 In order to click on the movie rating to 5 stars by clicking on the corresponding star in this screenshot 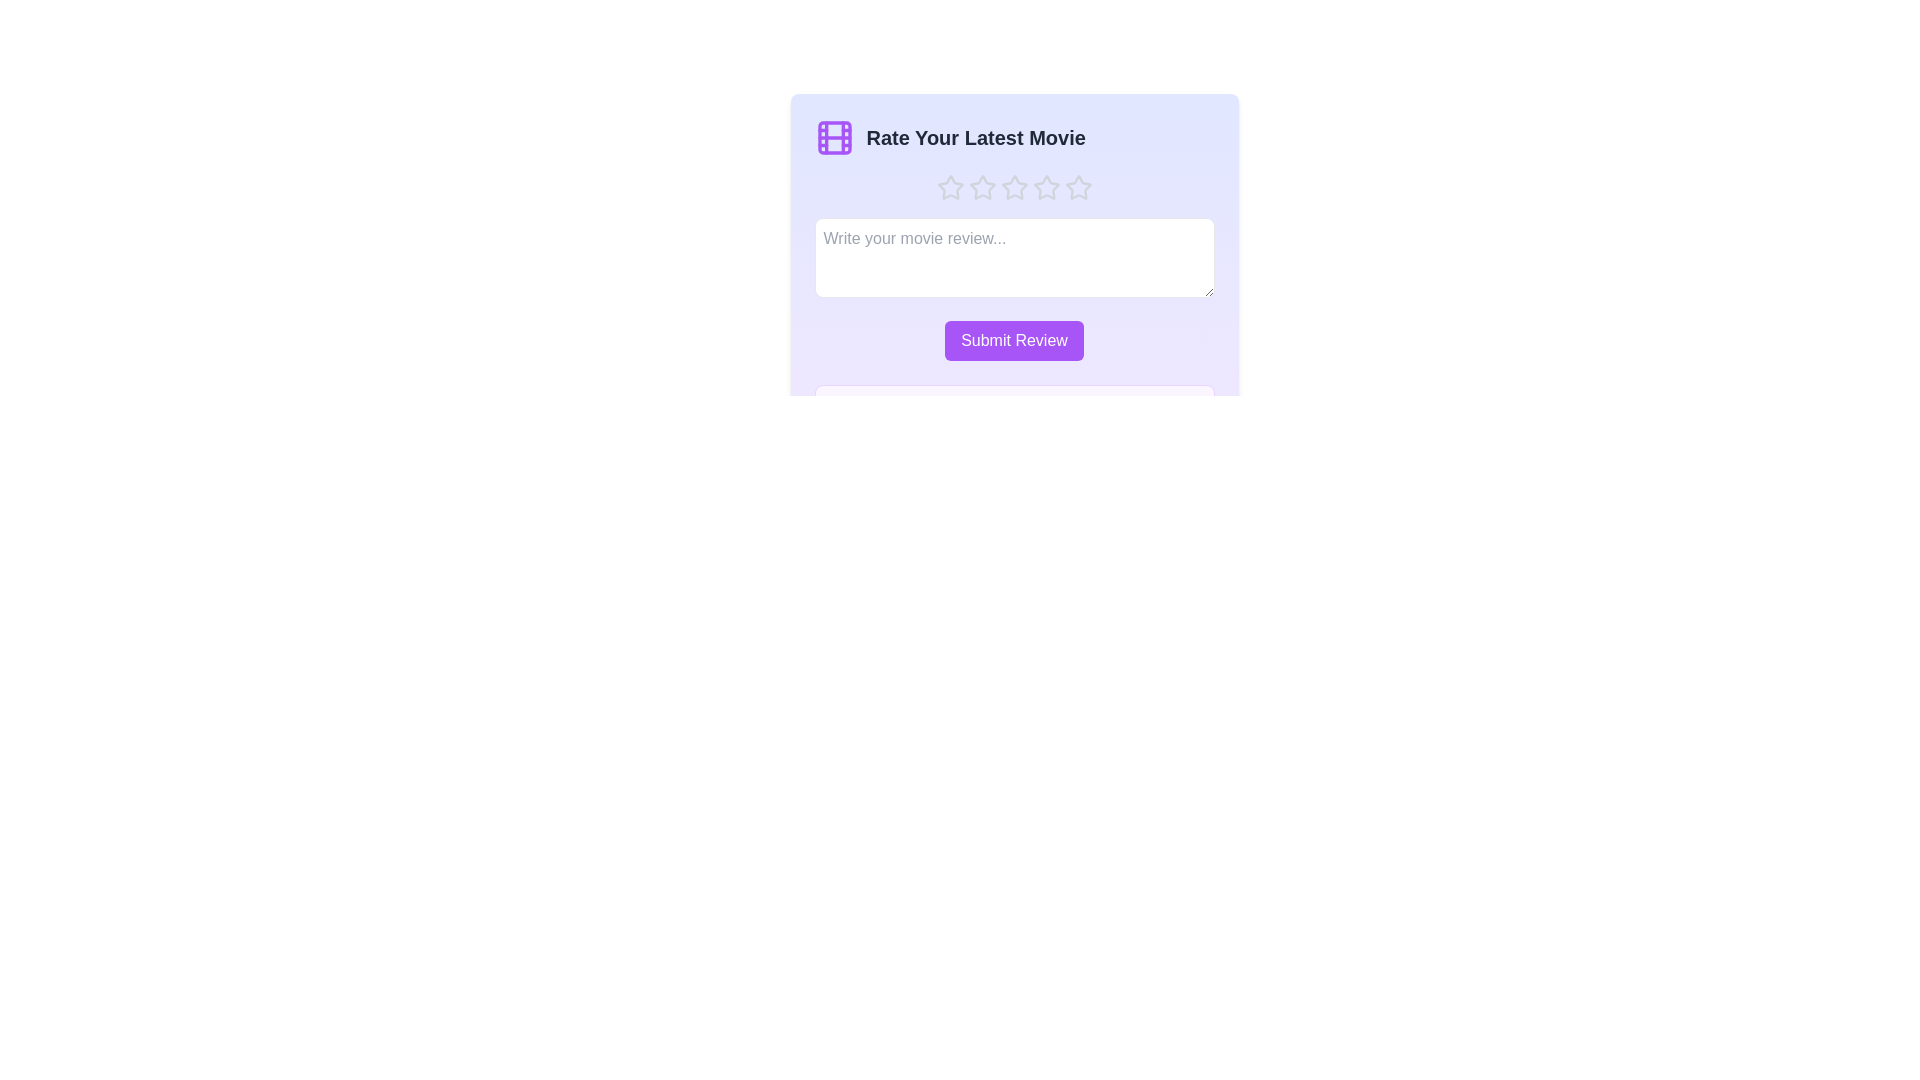, I will do `click(1077, 188)`.